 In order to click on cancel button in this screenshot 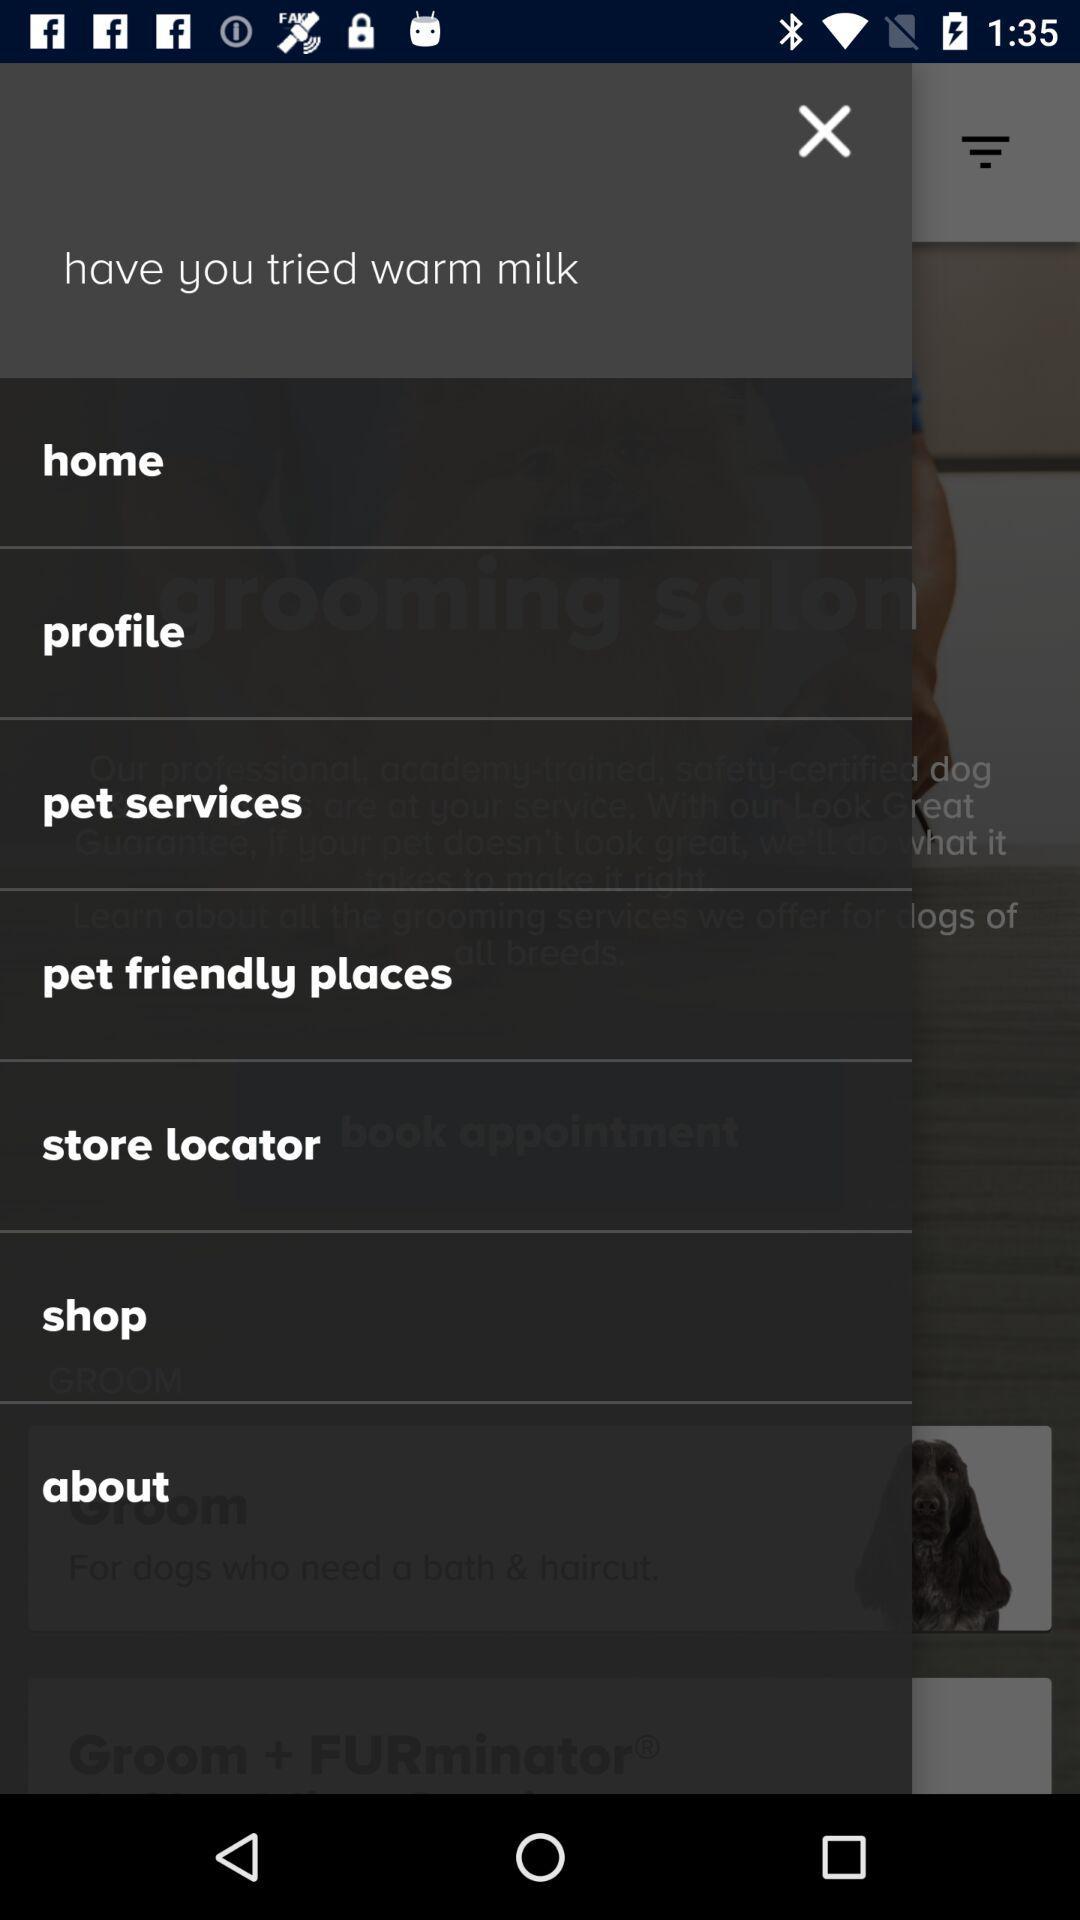, I will do `click(822, 130)`.